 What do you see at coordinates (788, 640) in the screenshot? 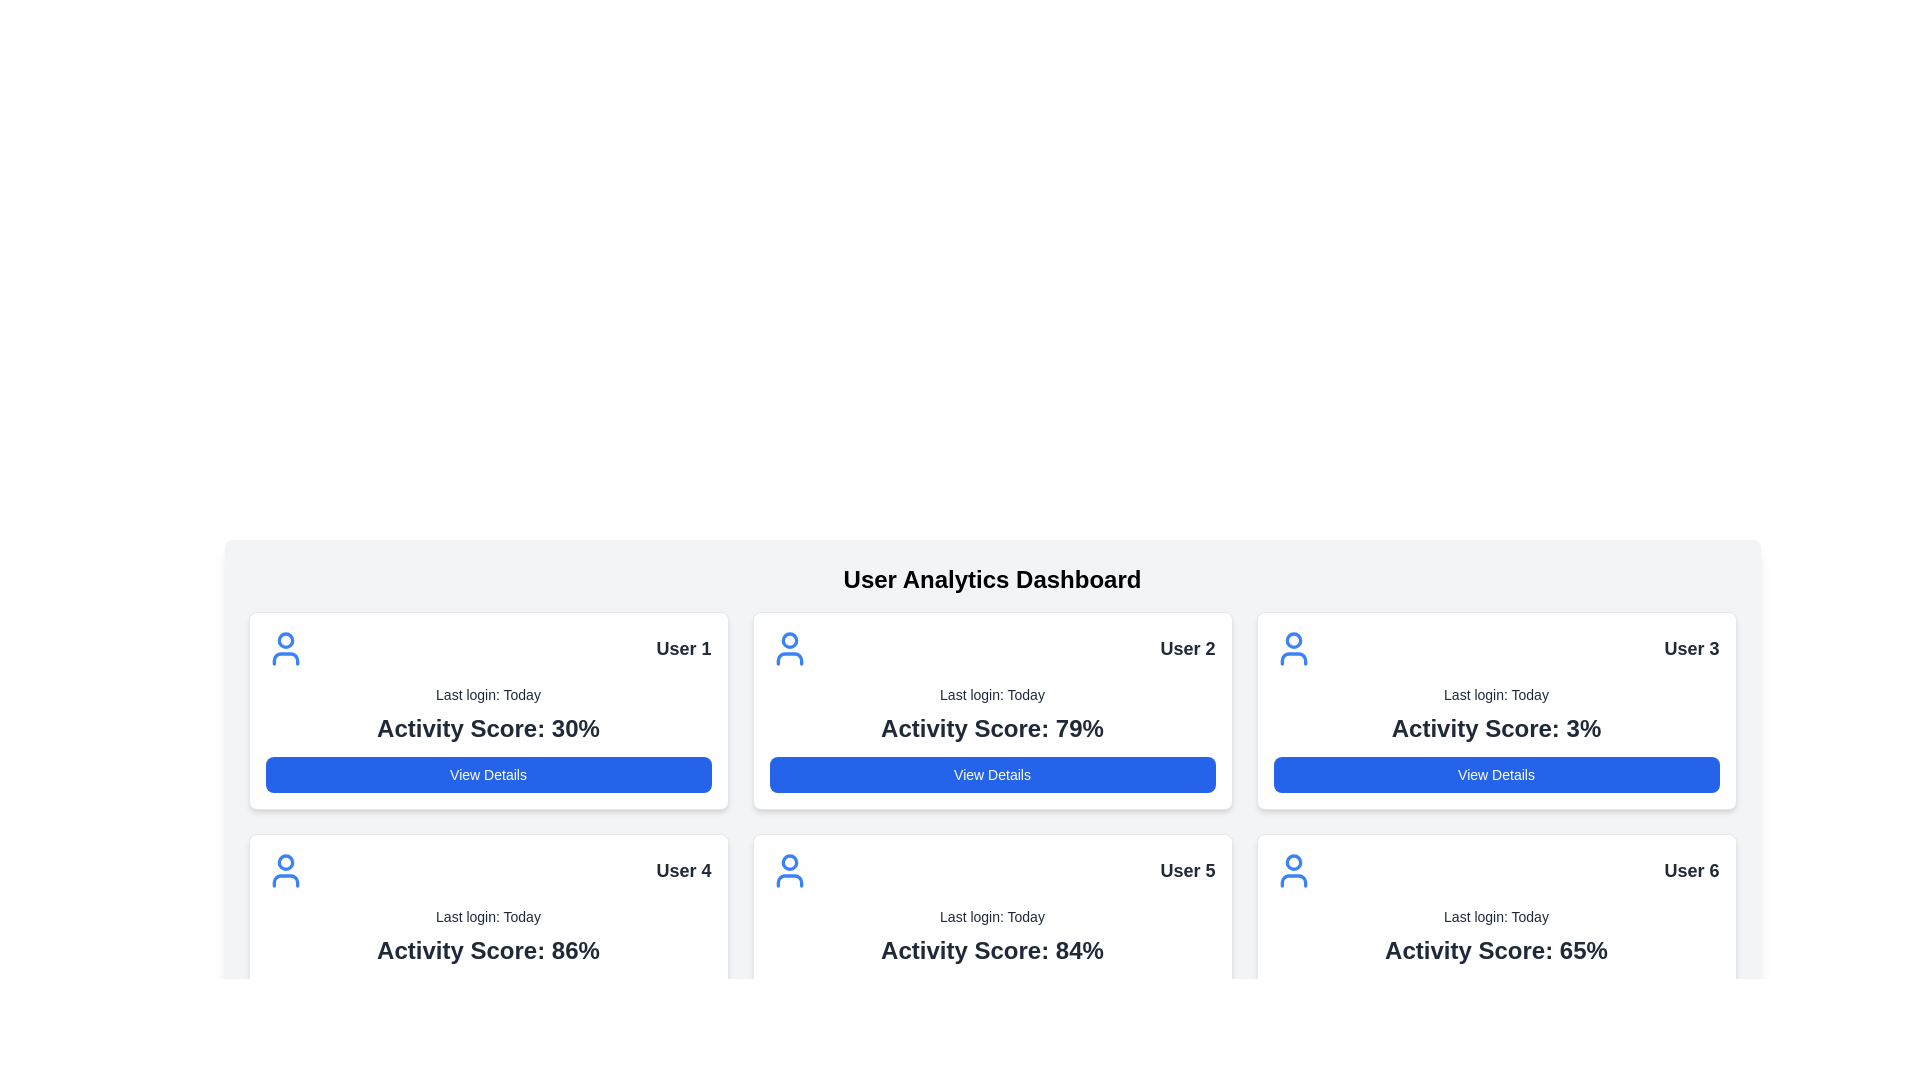
I see `the circular graphical element representing the head part of the user icon for 'User 2' in the analytics dashboard` at bounding box center [788, 640].